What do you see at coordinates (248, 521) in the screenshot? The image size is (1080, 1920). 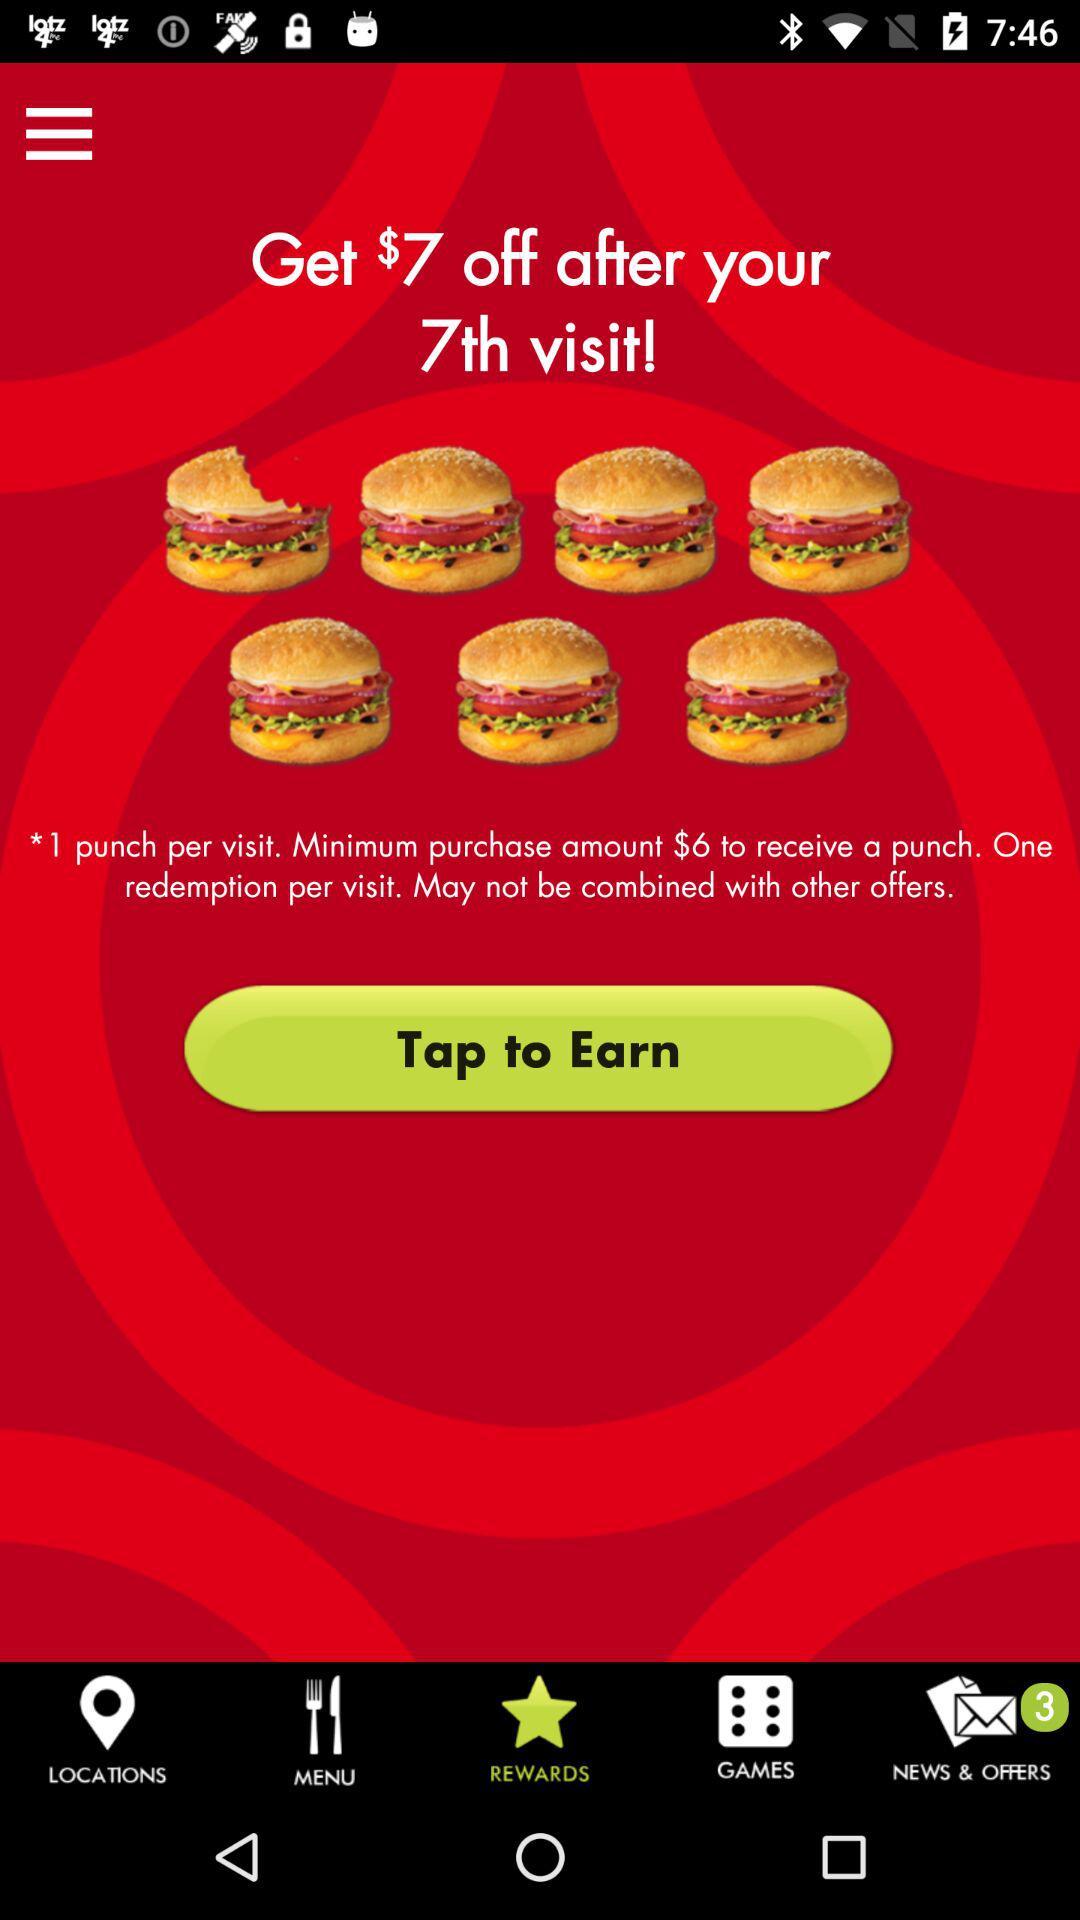 I see `redeem punch` at bounding box center [248, 521].